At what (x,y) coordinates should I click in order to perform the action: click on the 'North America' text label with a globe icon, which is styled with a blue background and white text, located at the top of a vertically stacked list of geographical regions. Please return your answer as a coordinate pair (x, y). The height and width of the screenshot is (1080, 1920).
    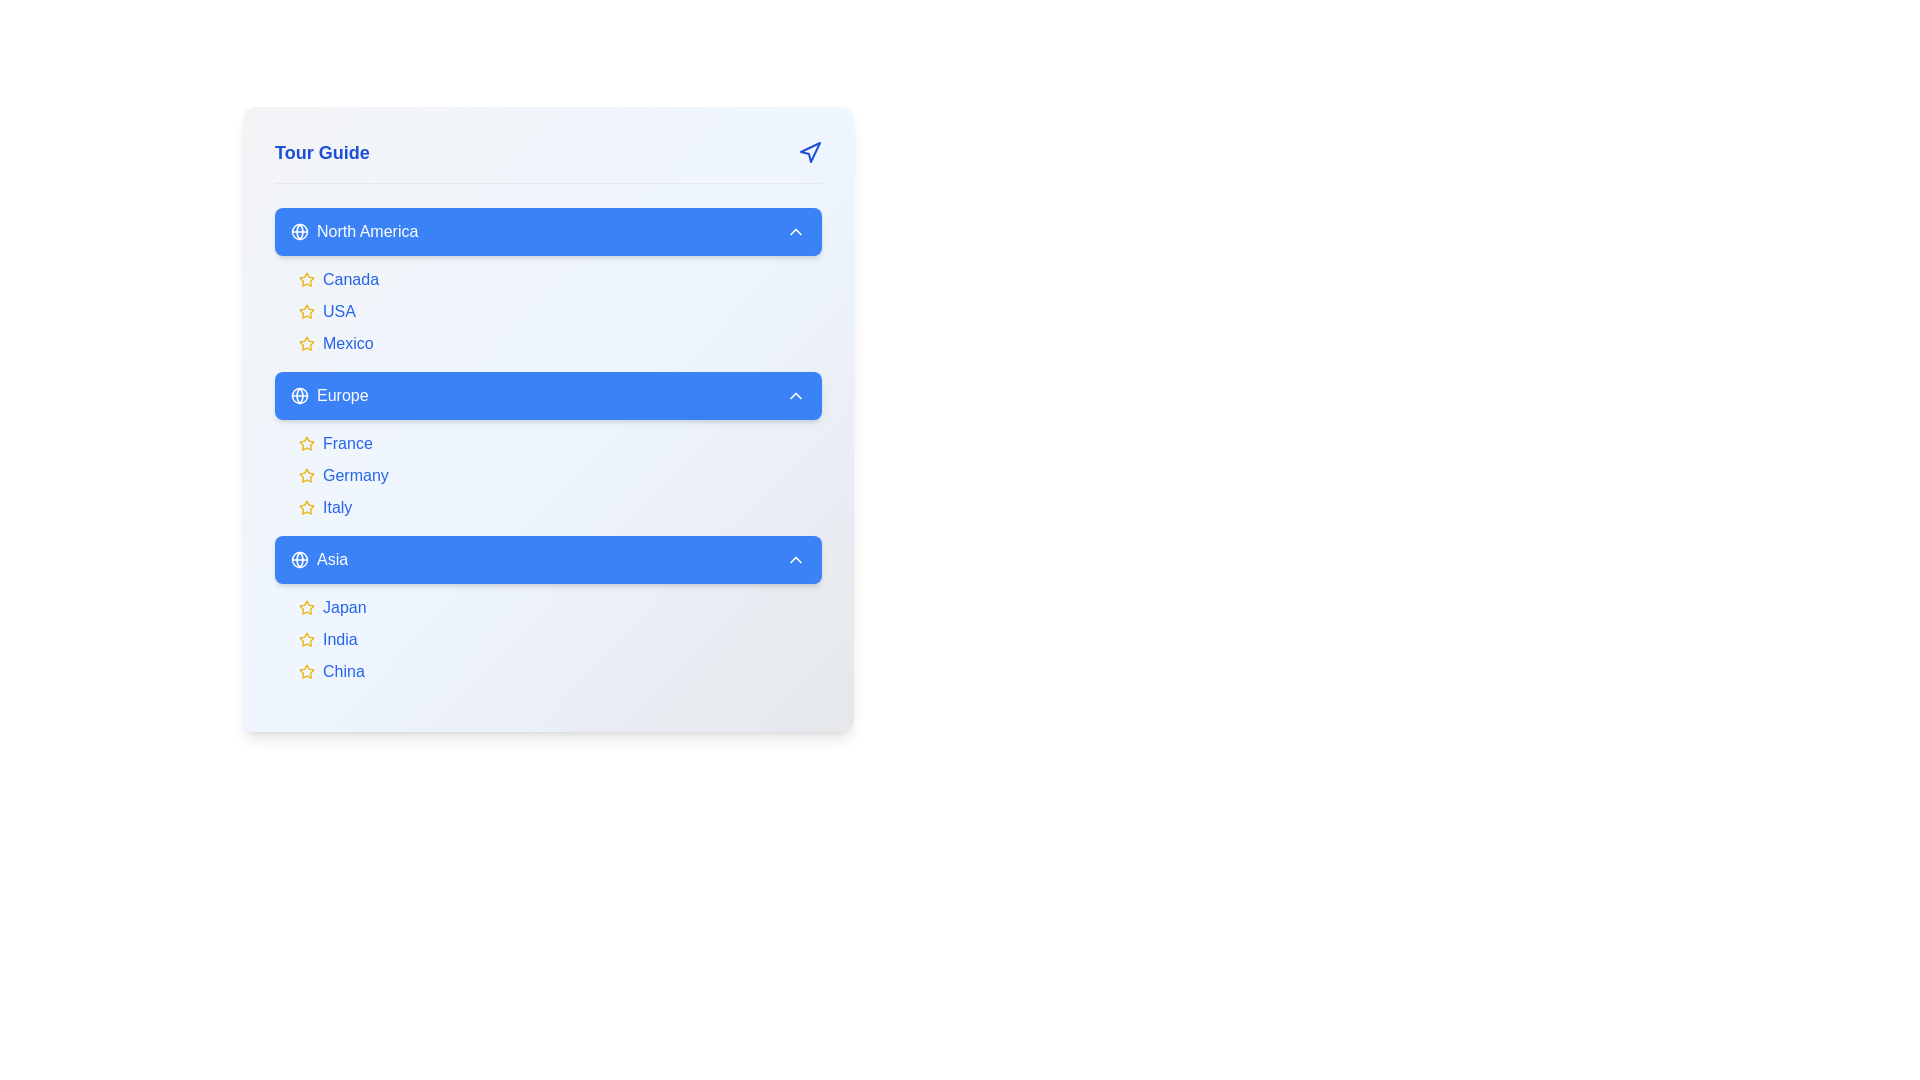
    Looking at the image, I should click on (354, 230).